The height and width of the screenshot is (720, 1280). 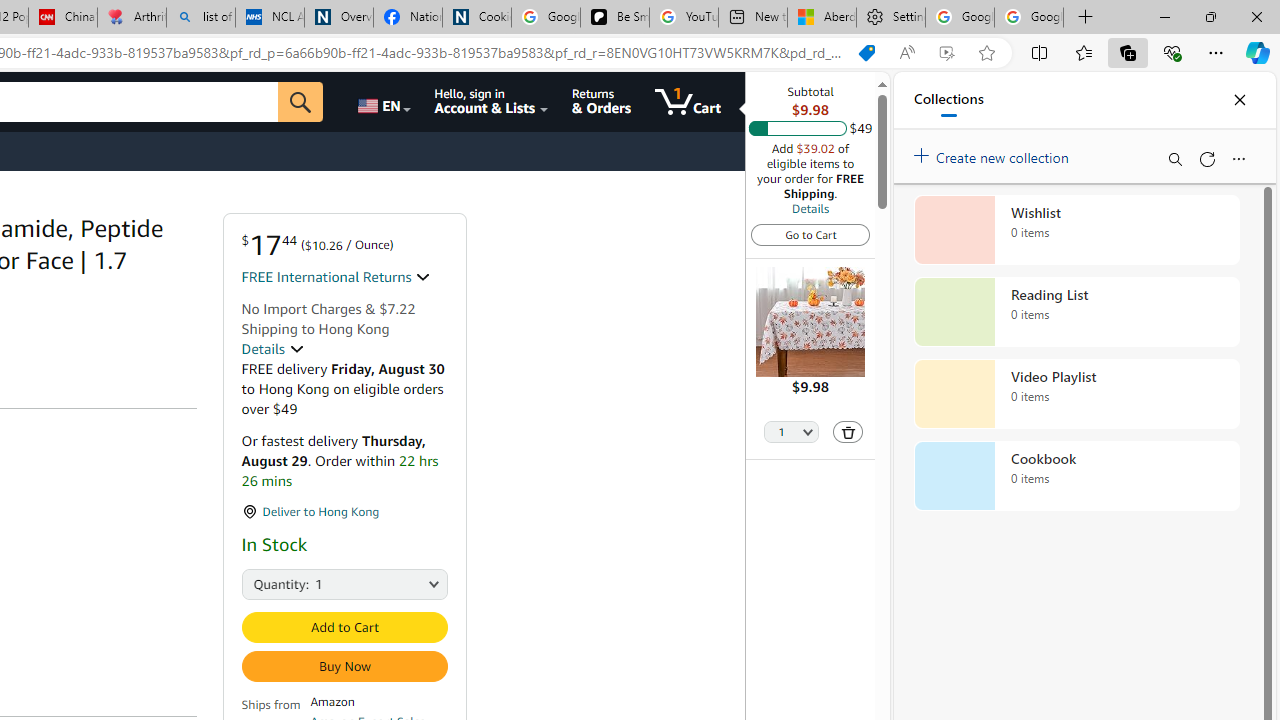 I want to click on 'Close', so click(x=1238, y=100).